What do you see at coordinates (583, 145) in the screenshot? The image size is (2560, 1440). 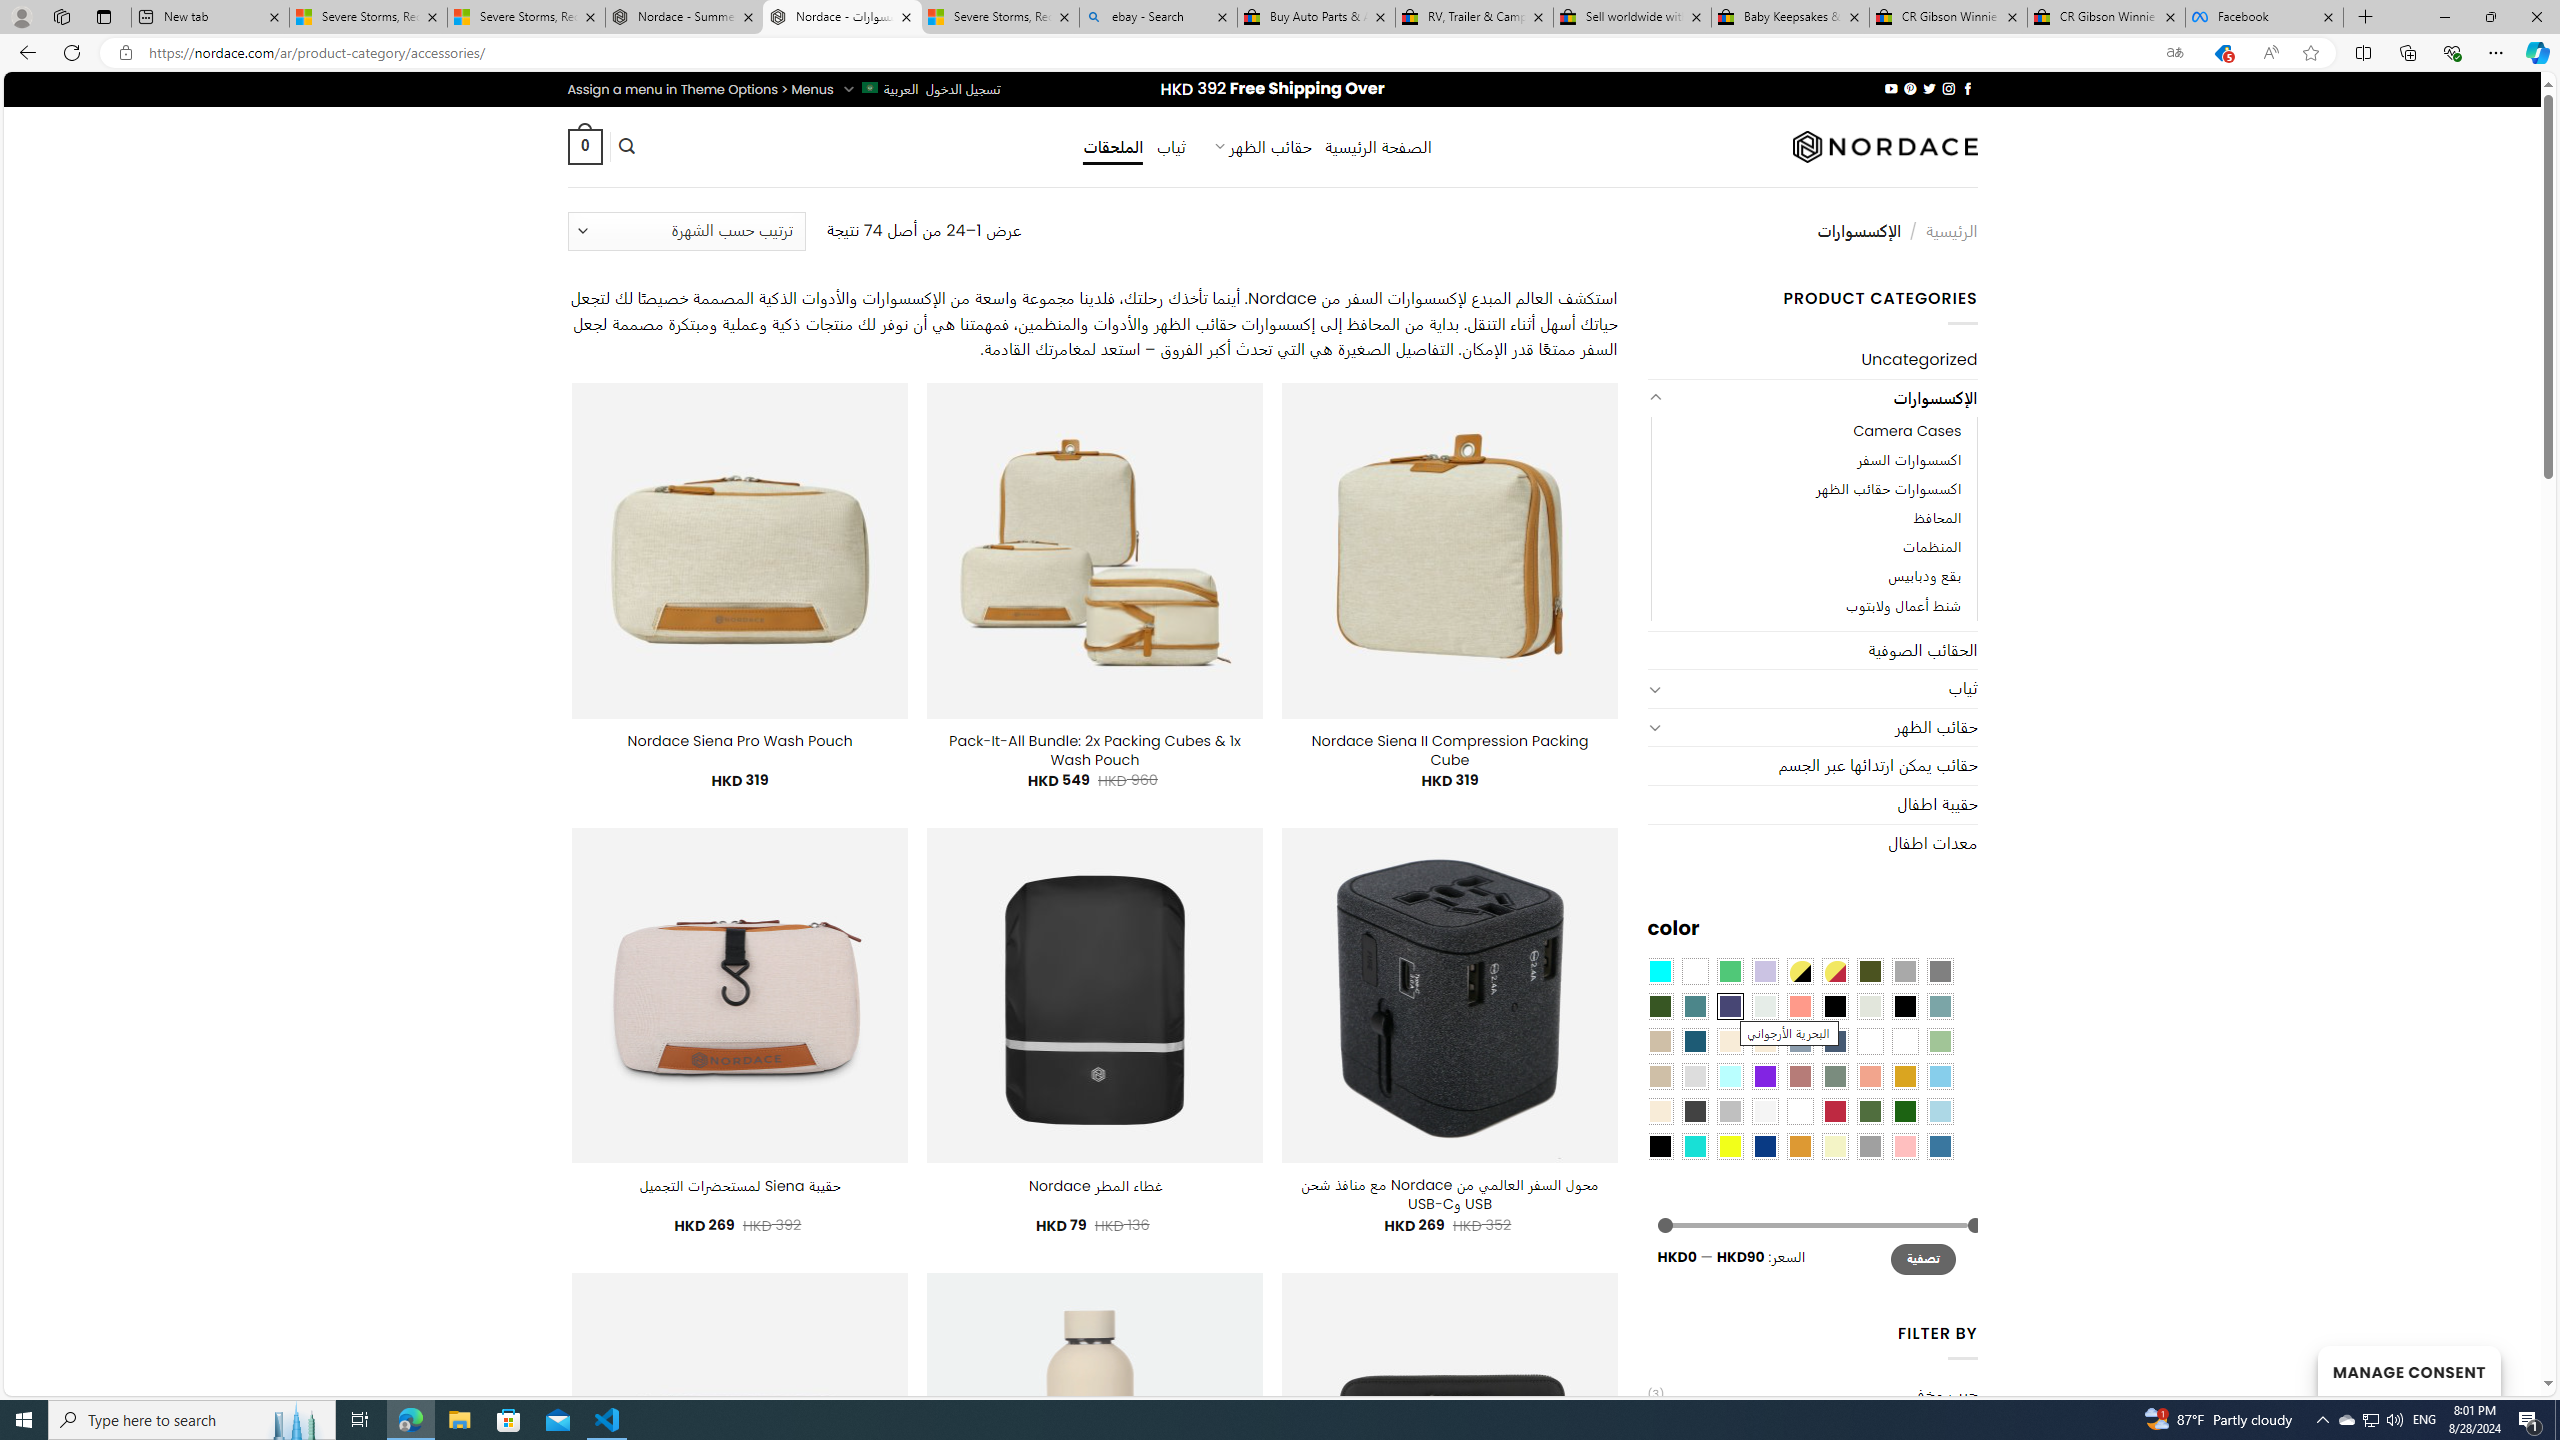 I see `'  0  '` at bounding box center [583, 145].